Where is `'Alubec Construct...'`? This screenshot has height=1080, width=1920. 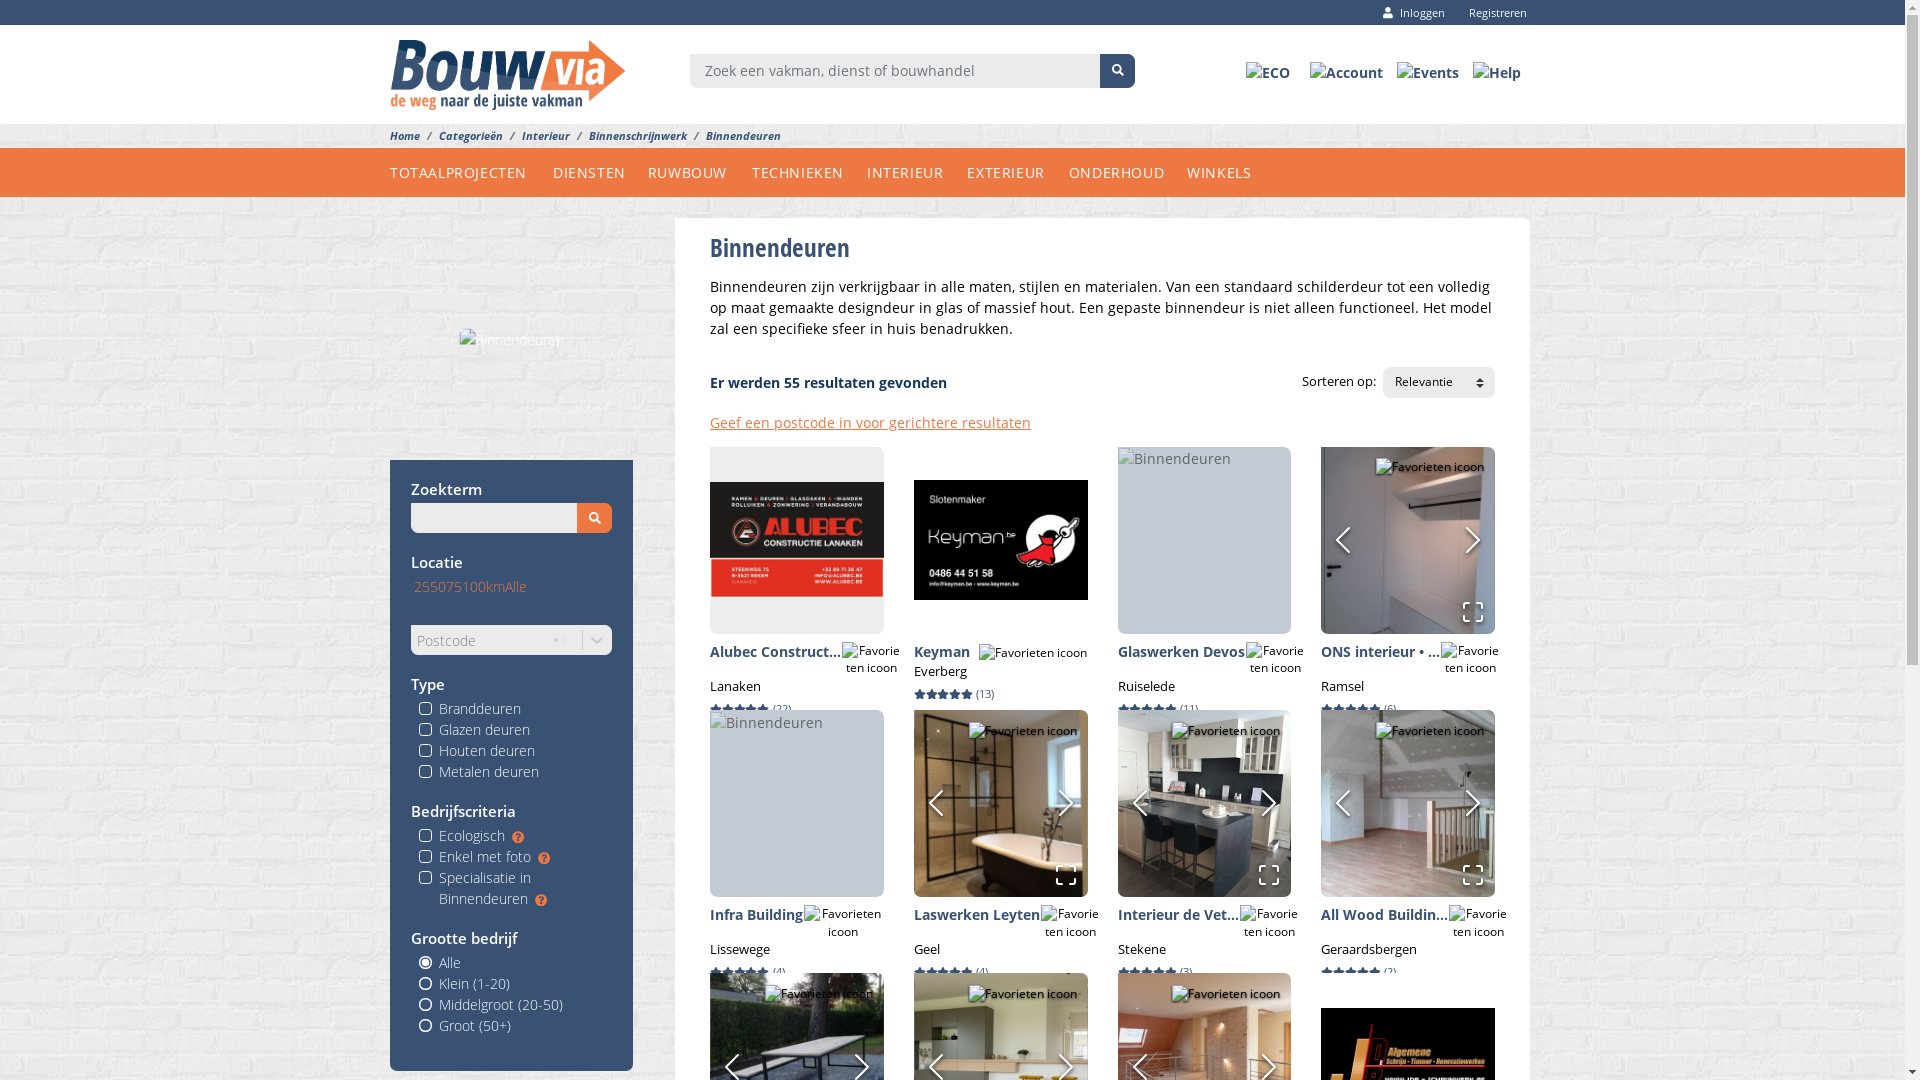 'Alubec Construct...' is located at coordinates (774, 651).